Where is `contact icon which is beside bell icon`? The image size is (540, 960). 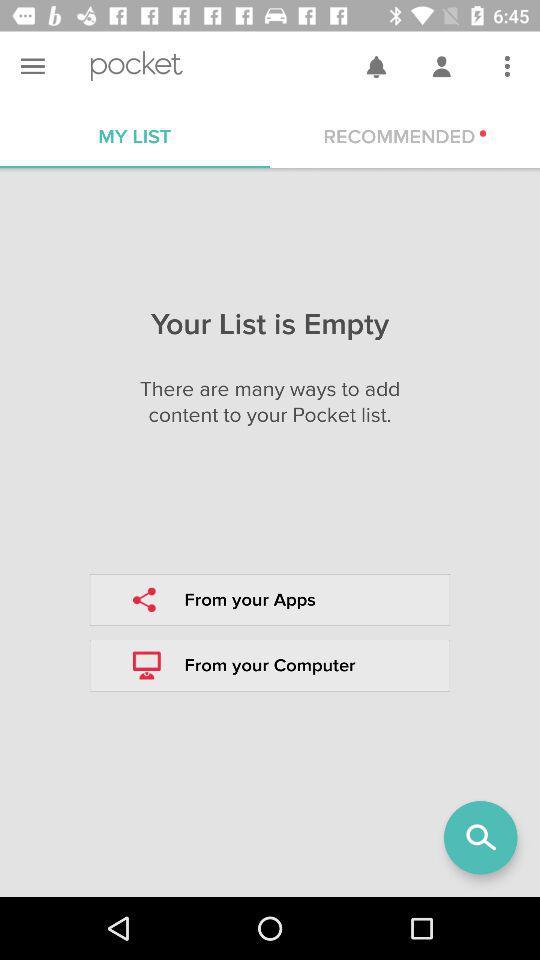 contact icon which is beside bell icon is located at coordinates (441, 66).